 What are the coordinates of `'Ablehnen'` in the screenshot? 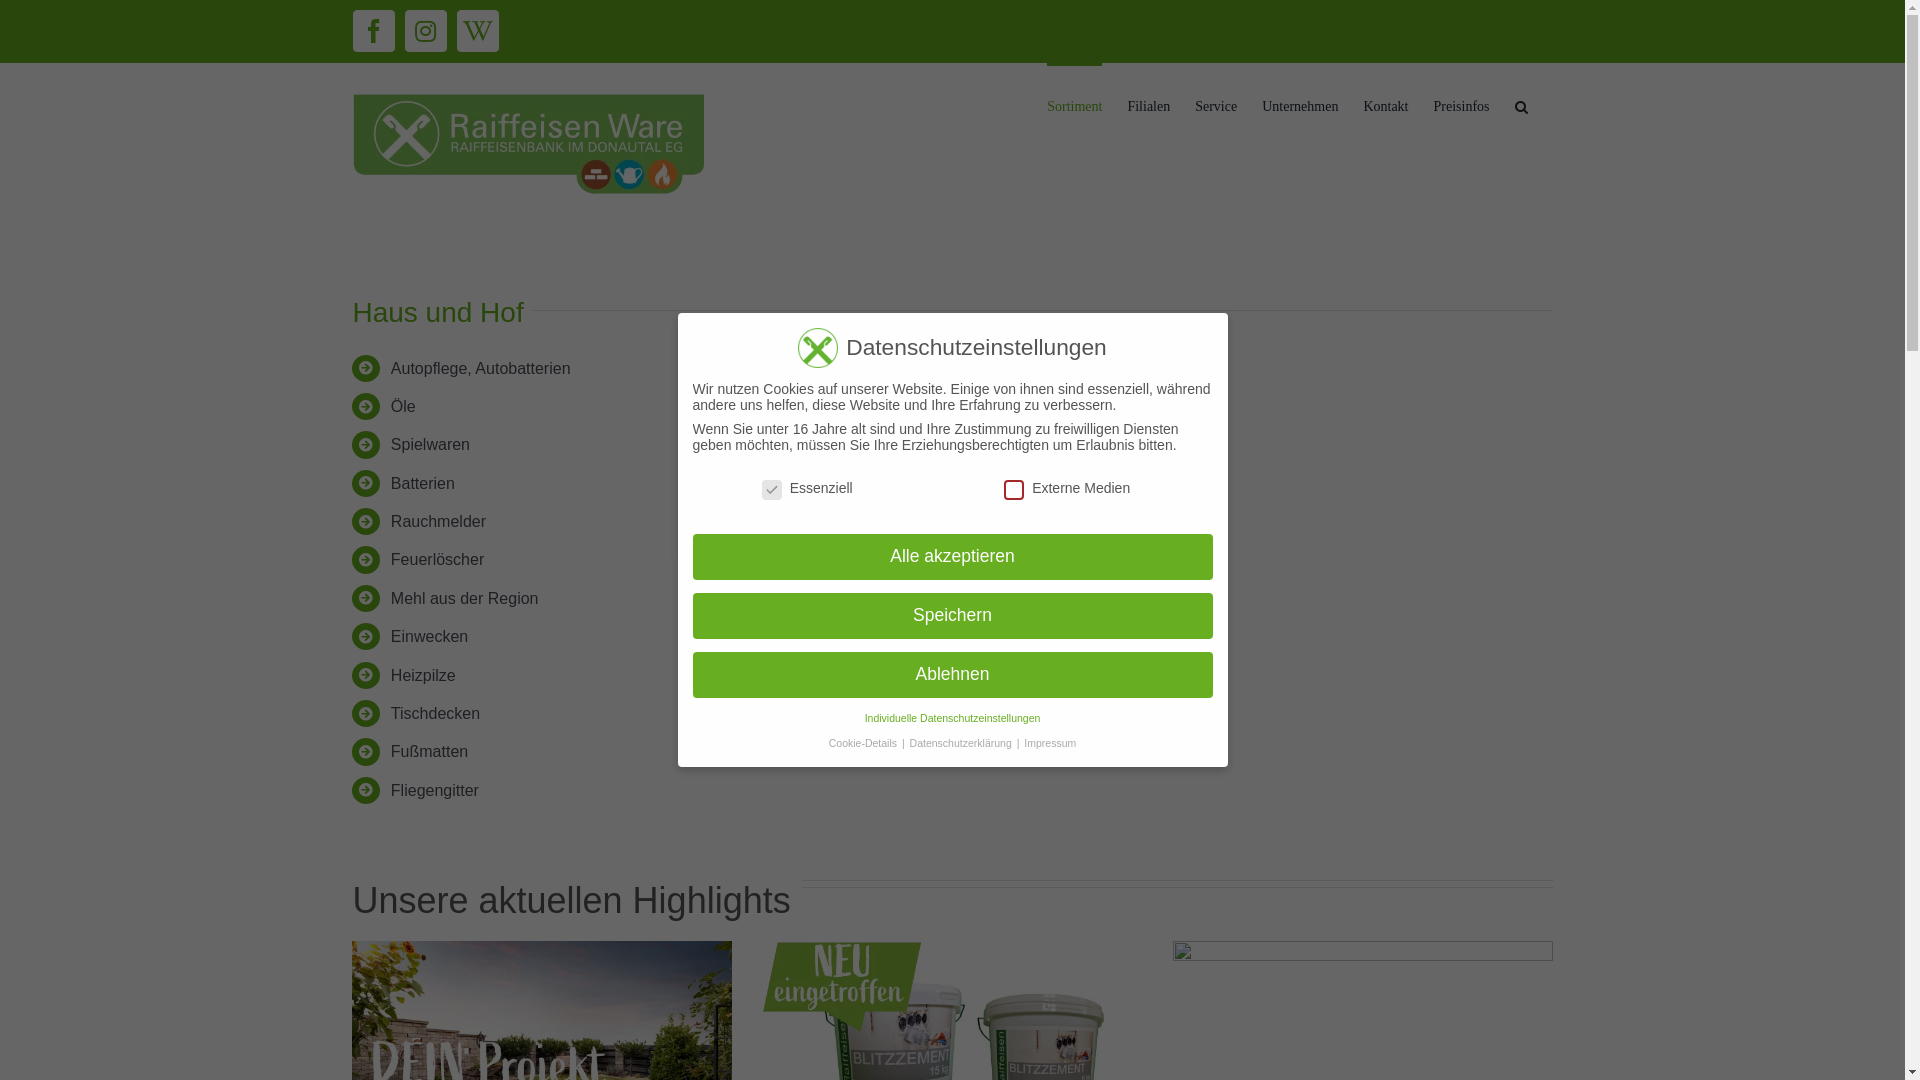 It's located at (950, 675).